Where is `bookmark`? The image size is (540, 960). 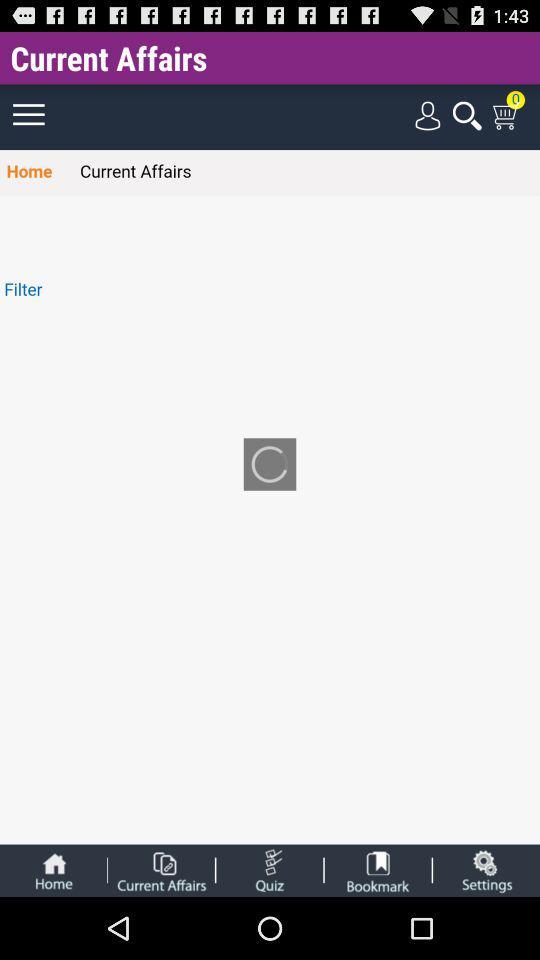 bookmark is located at coordinates (378, 869).